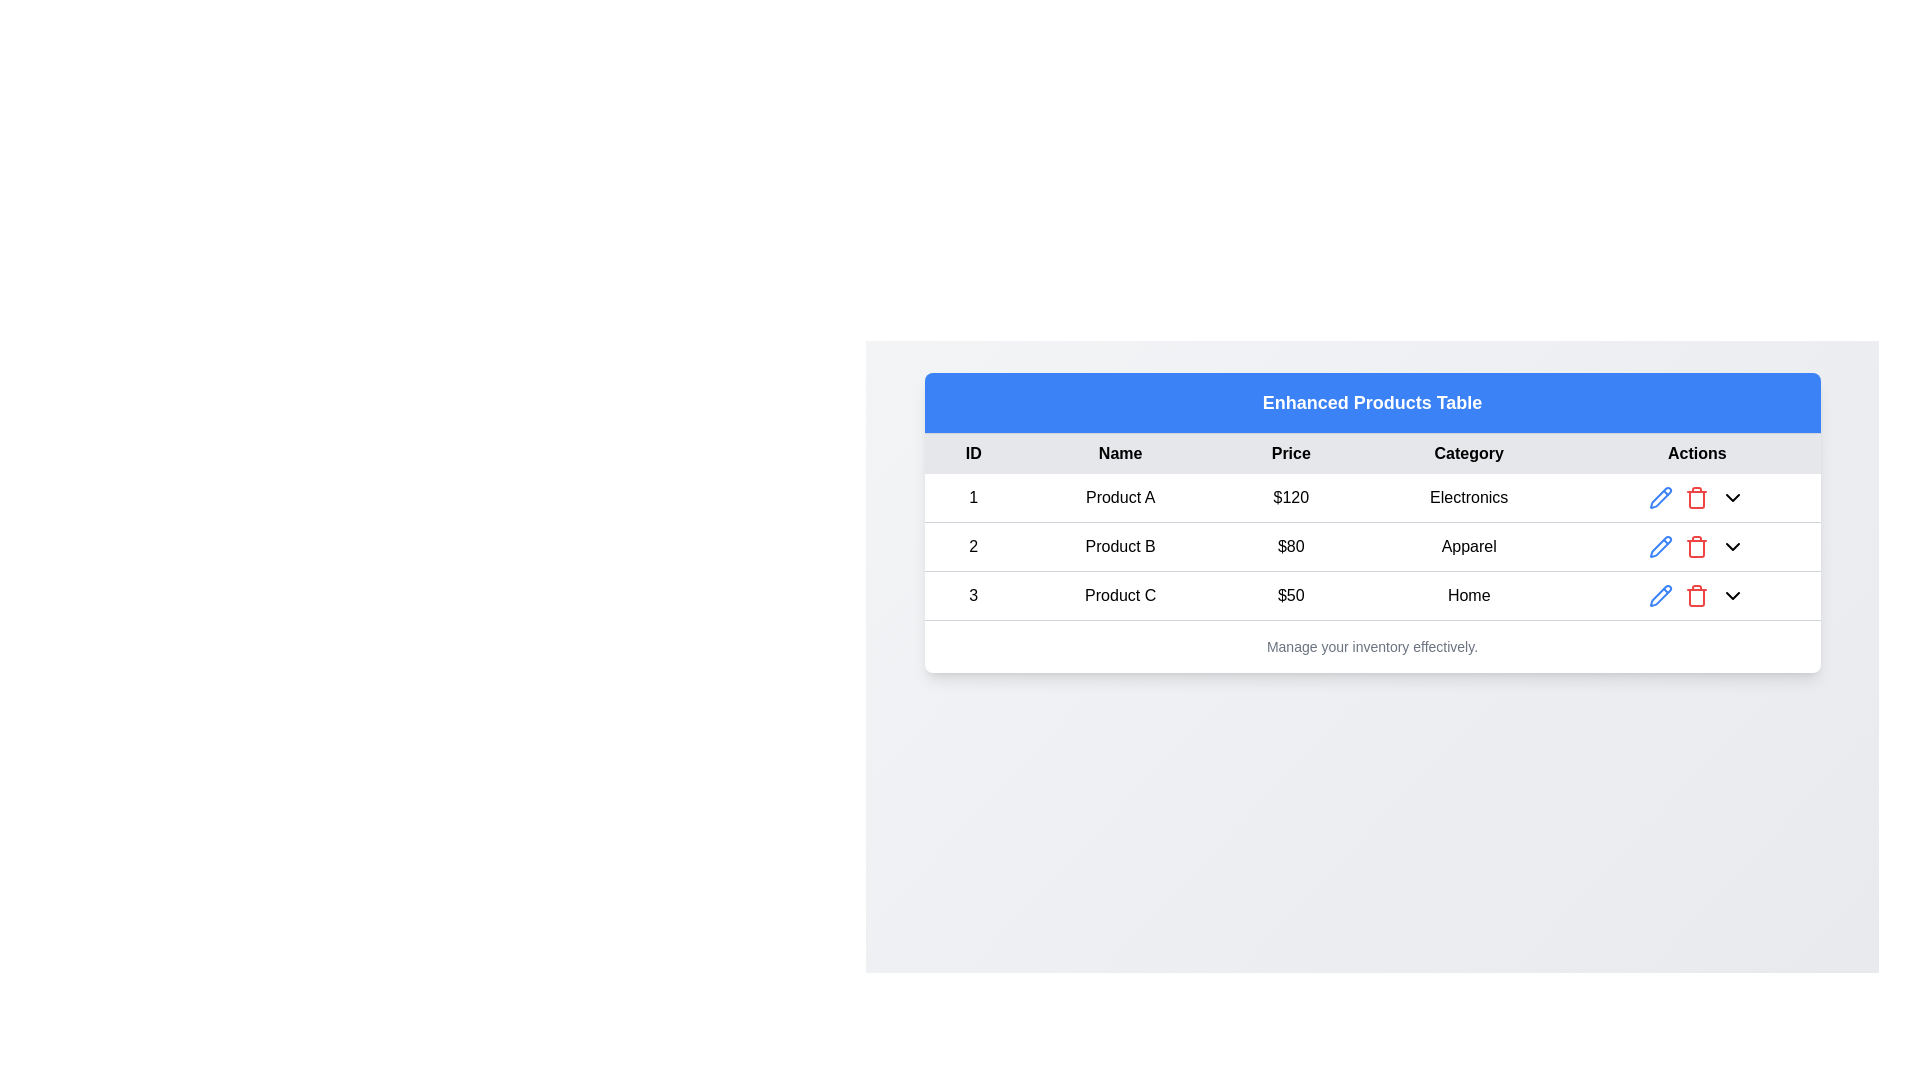 The height and width of the screenshot is (1080, 1920). What do you see at coordinates (1291, 547) in the screenshot?
I see `value displayed in the table cell containing the text '$80', which is located in the 'Price' column of the second row for Product B` at bounding box center [1291, 547].